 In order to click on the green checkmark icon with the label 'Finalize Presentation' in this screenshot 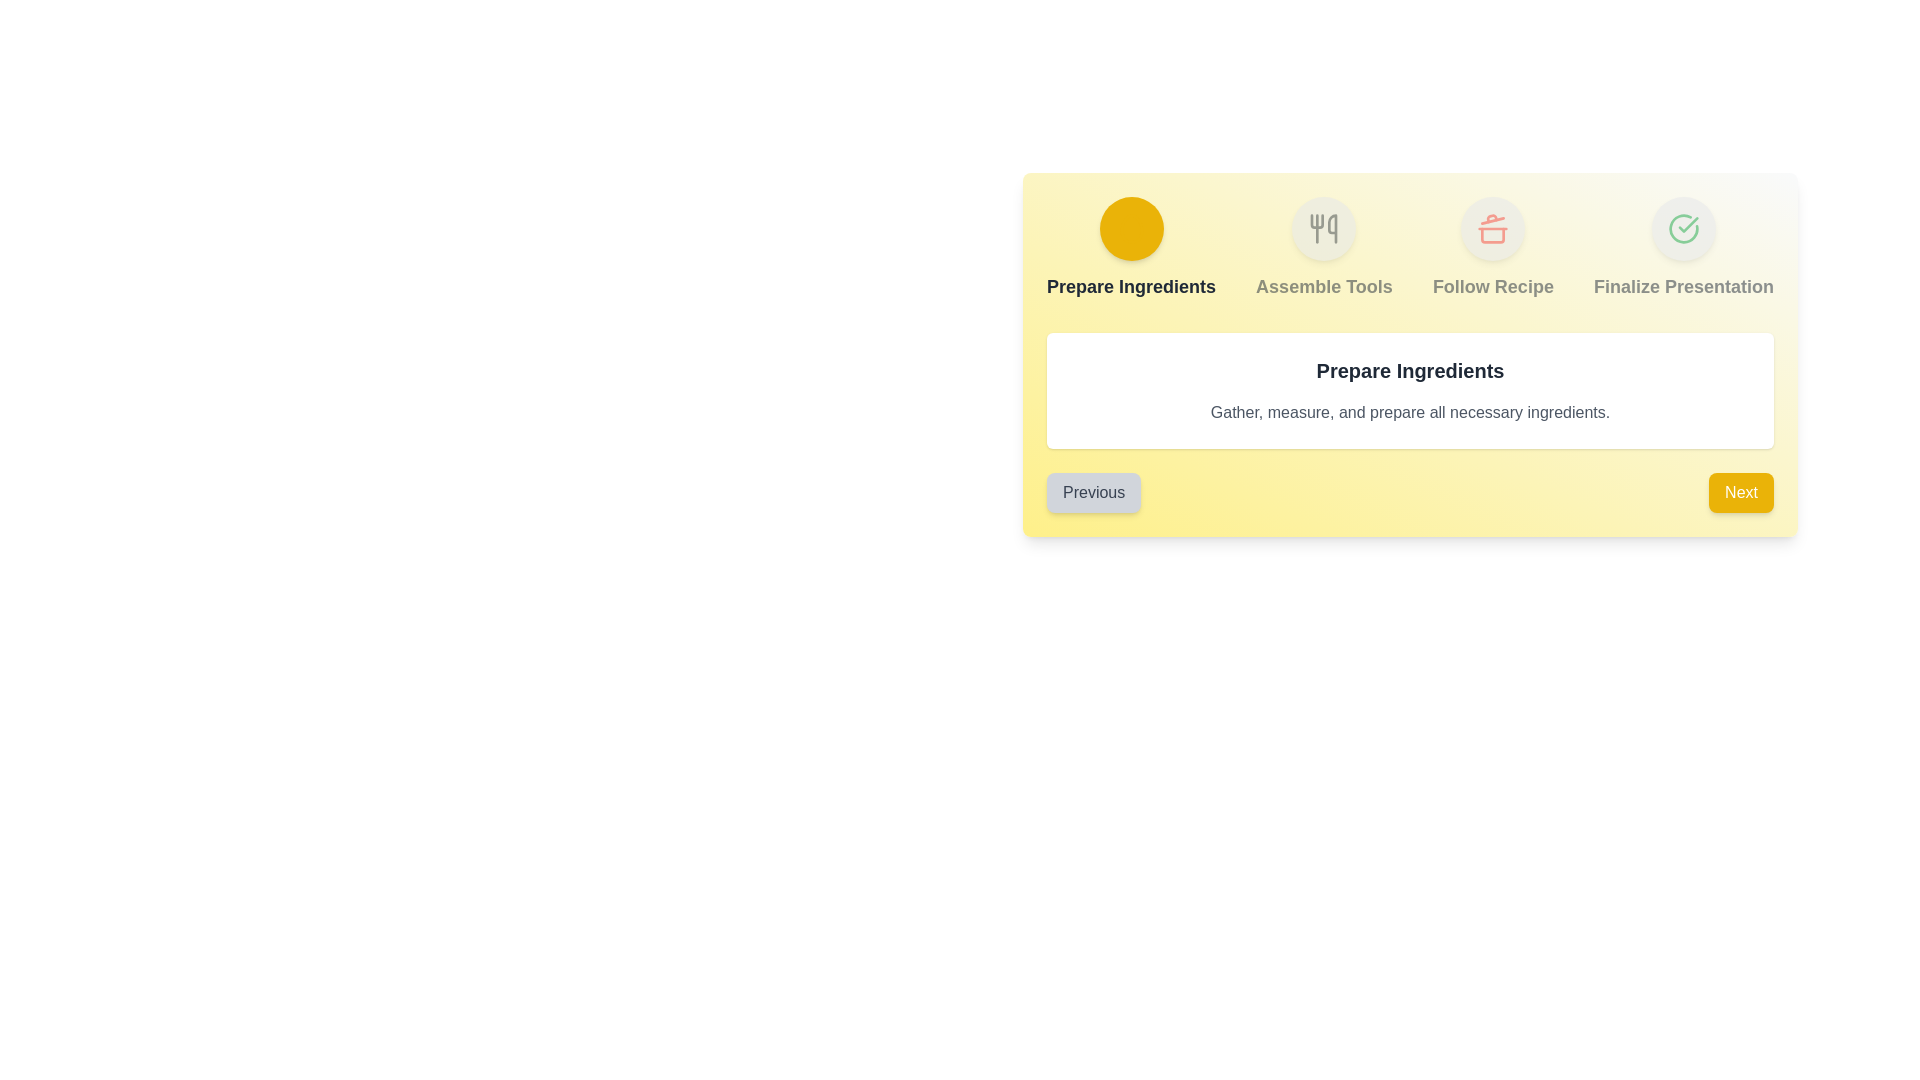, I will do `click(1683, 248)`.